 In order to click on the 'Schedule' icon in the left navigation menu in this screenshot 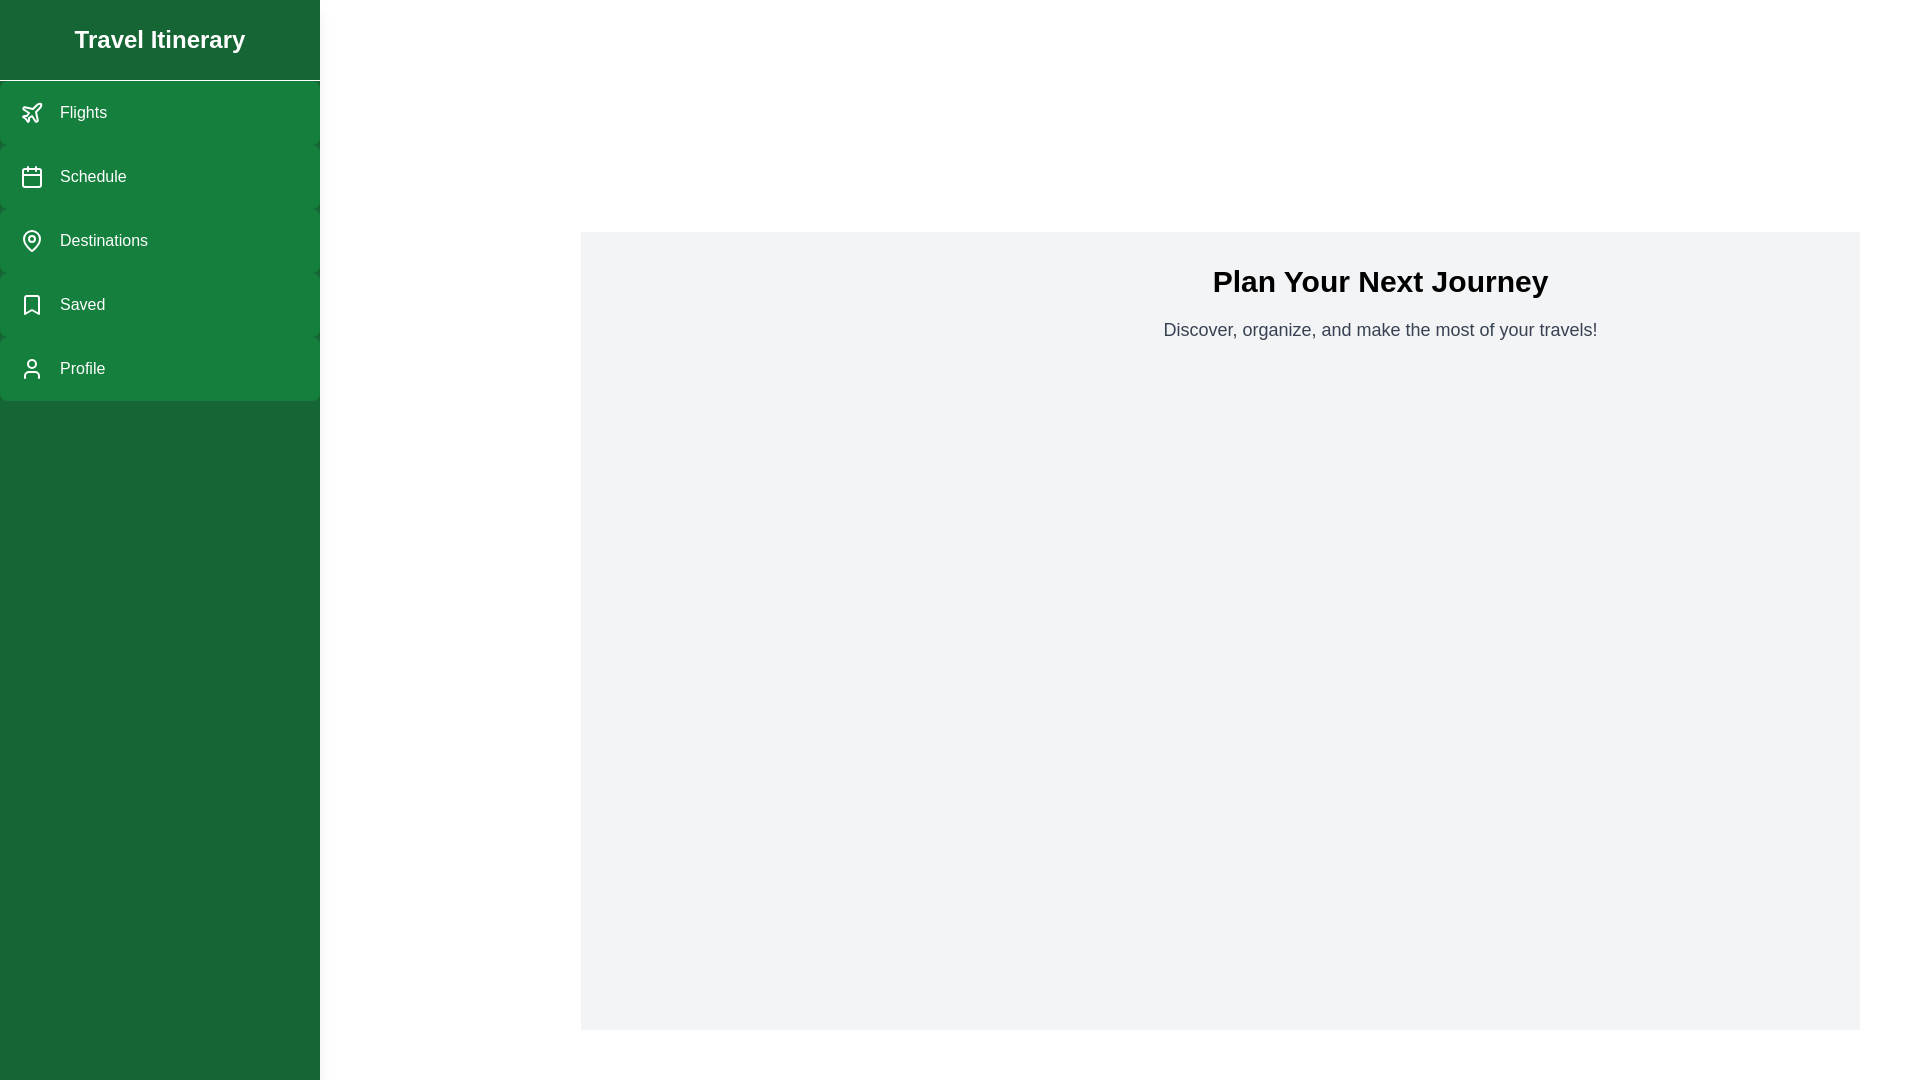, I will do `click(32, 176)`.